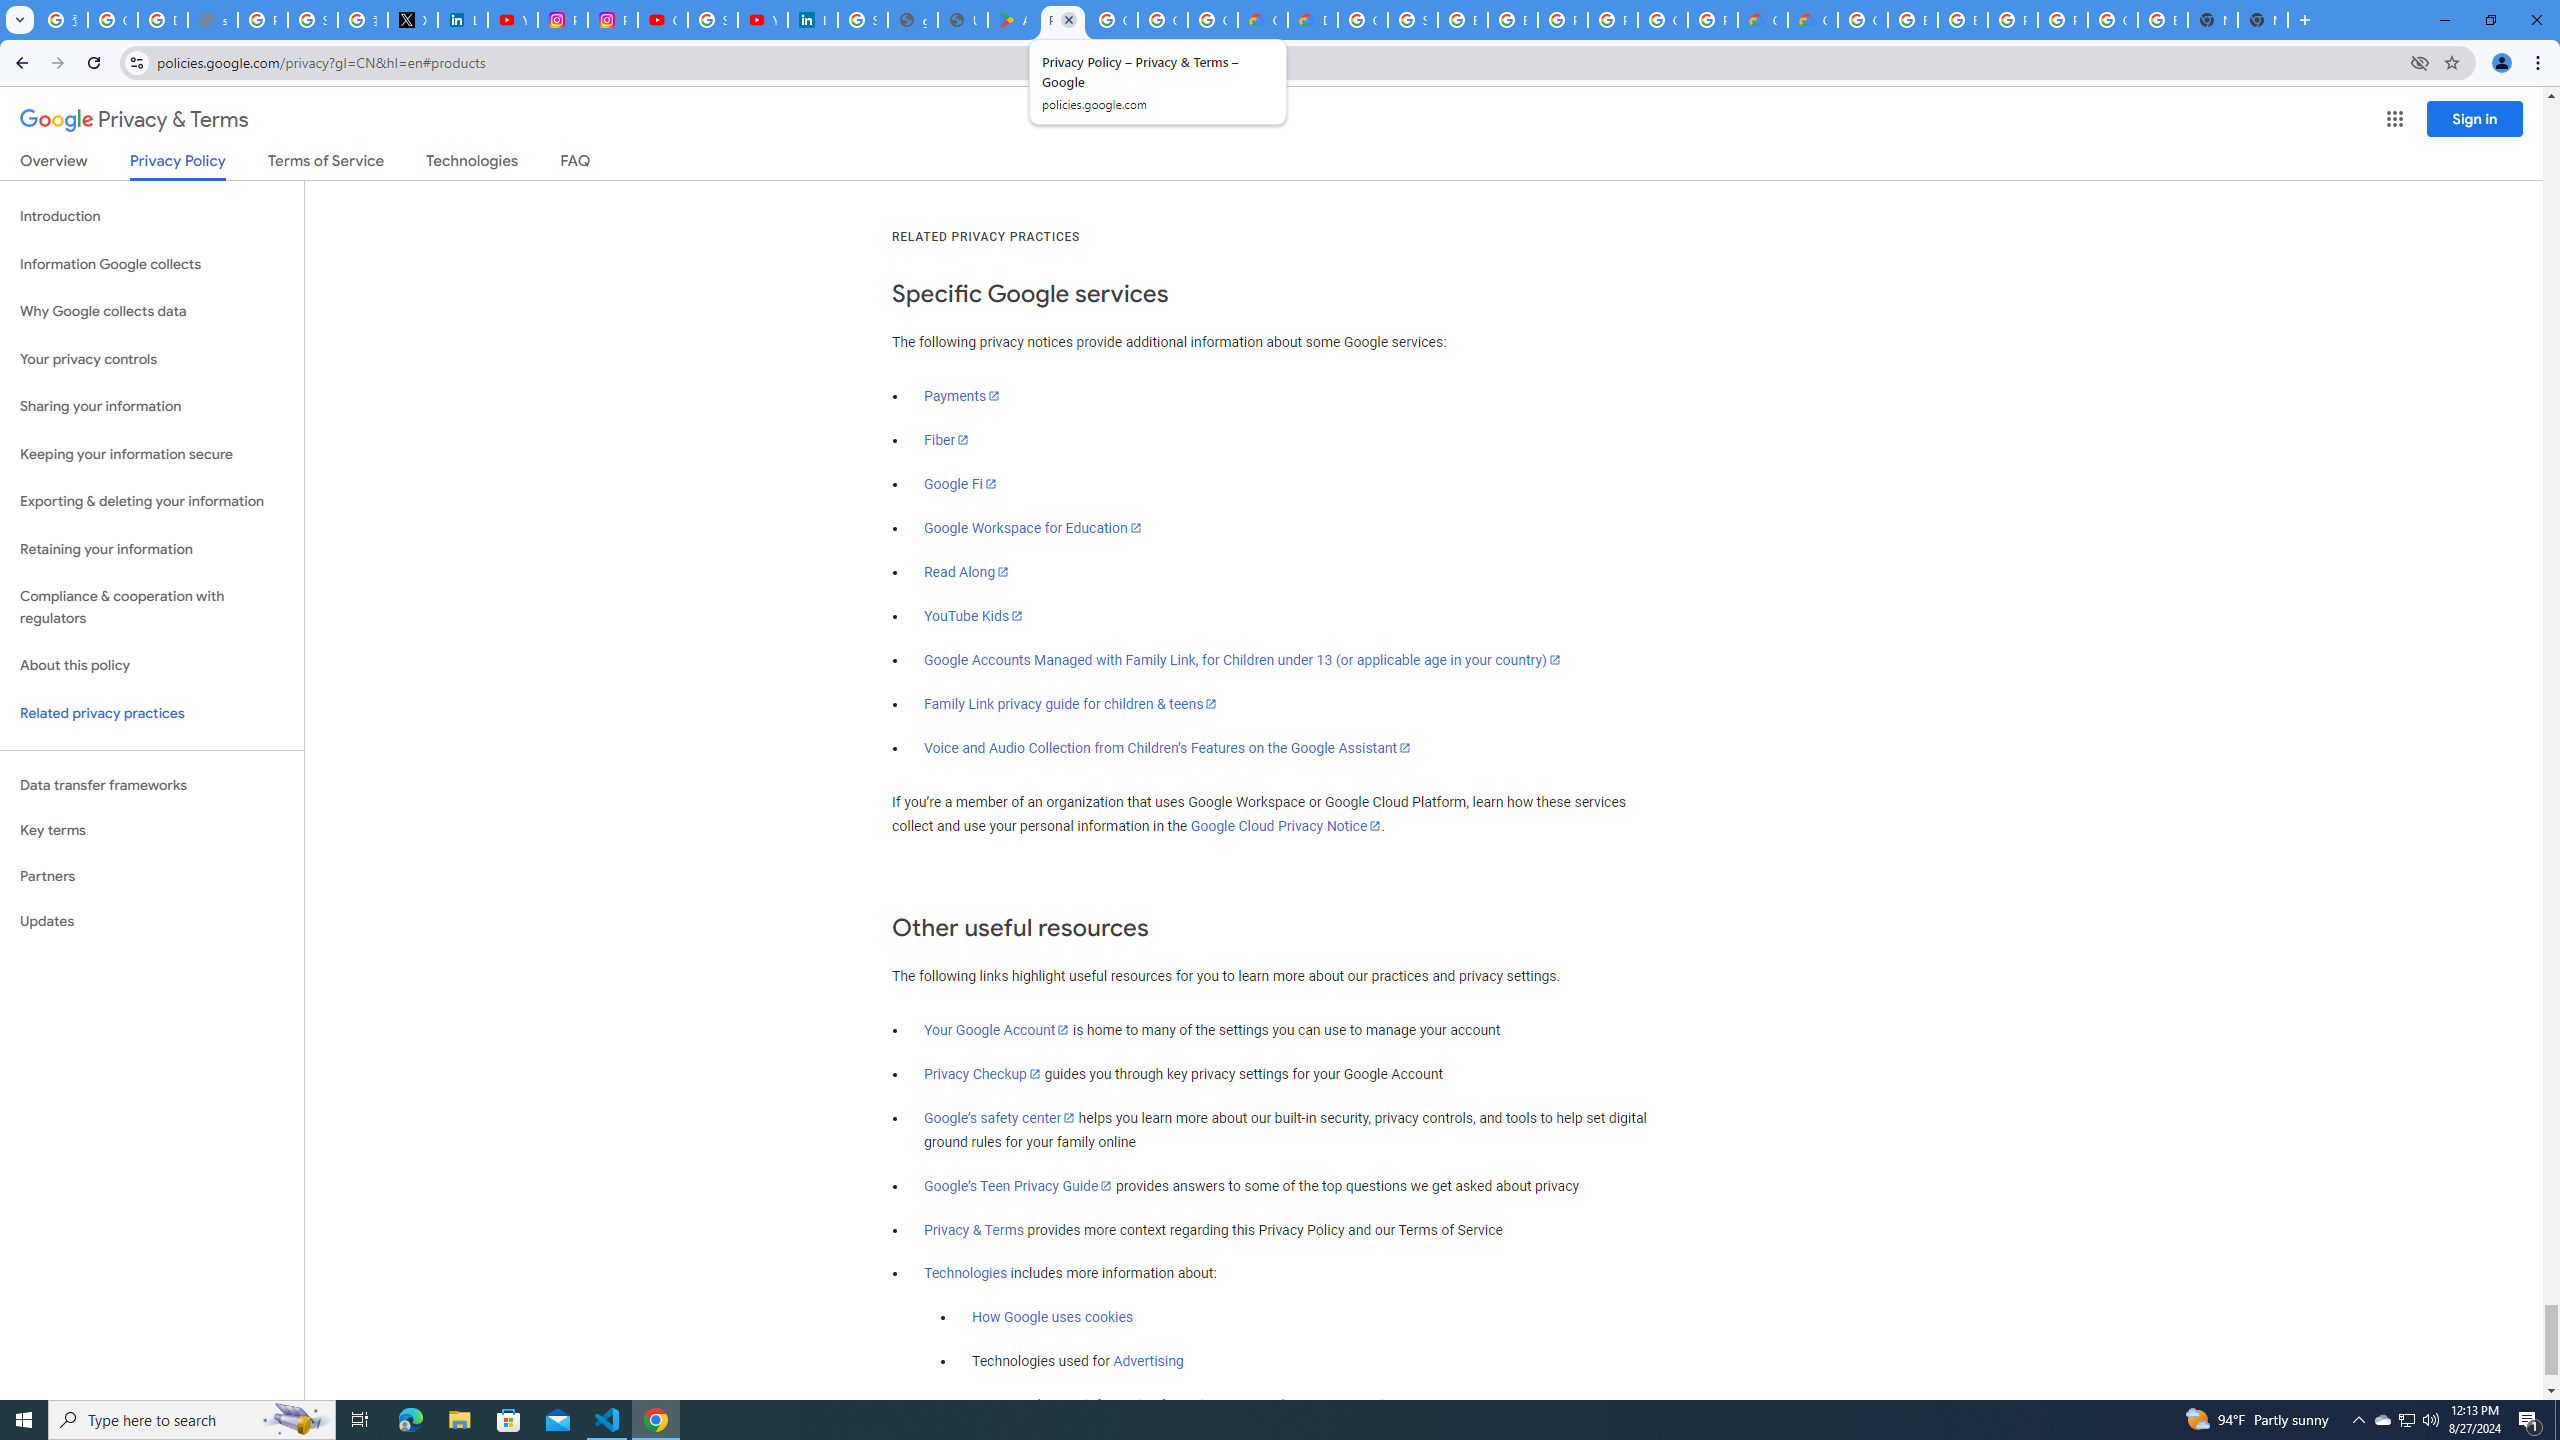  What do you see at coordinates (325, 164) in the screenshot?
I see `'Terms of Service'` at bounding box center [325, 164].